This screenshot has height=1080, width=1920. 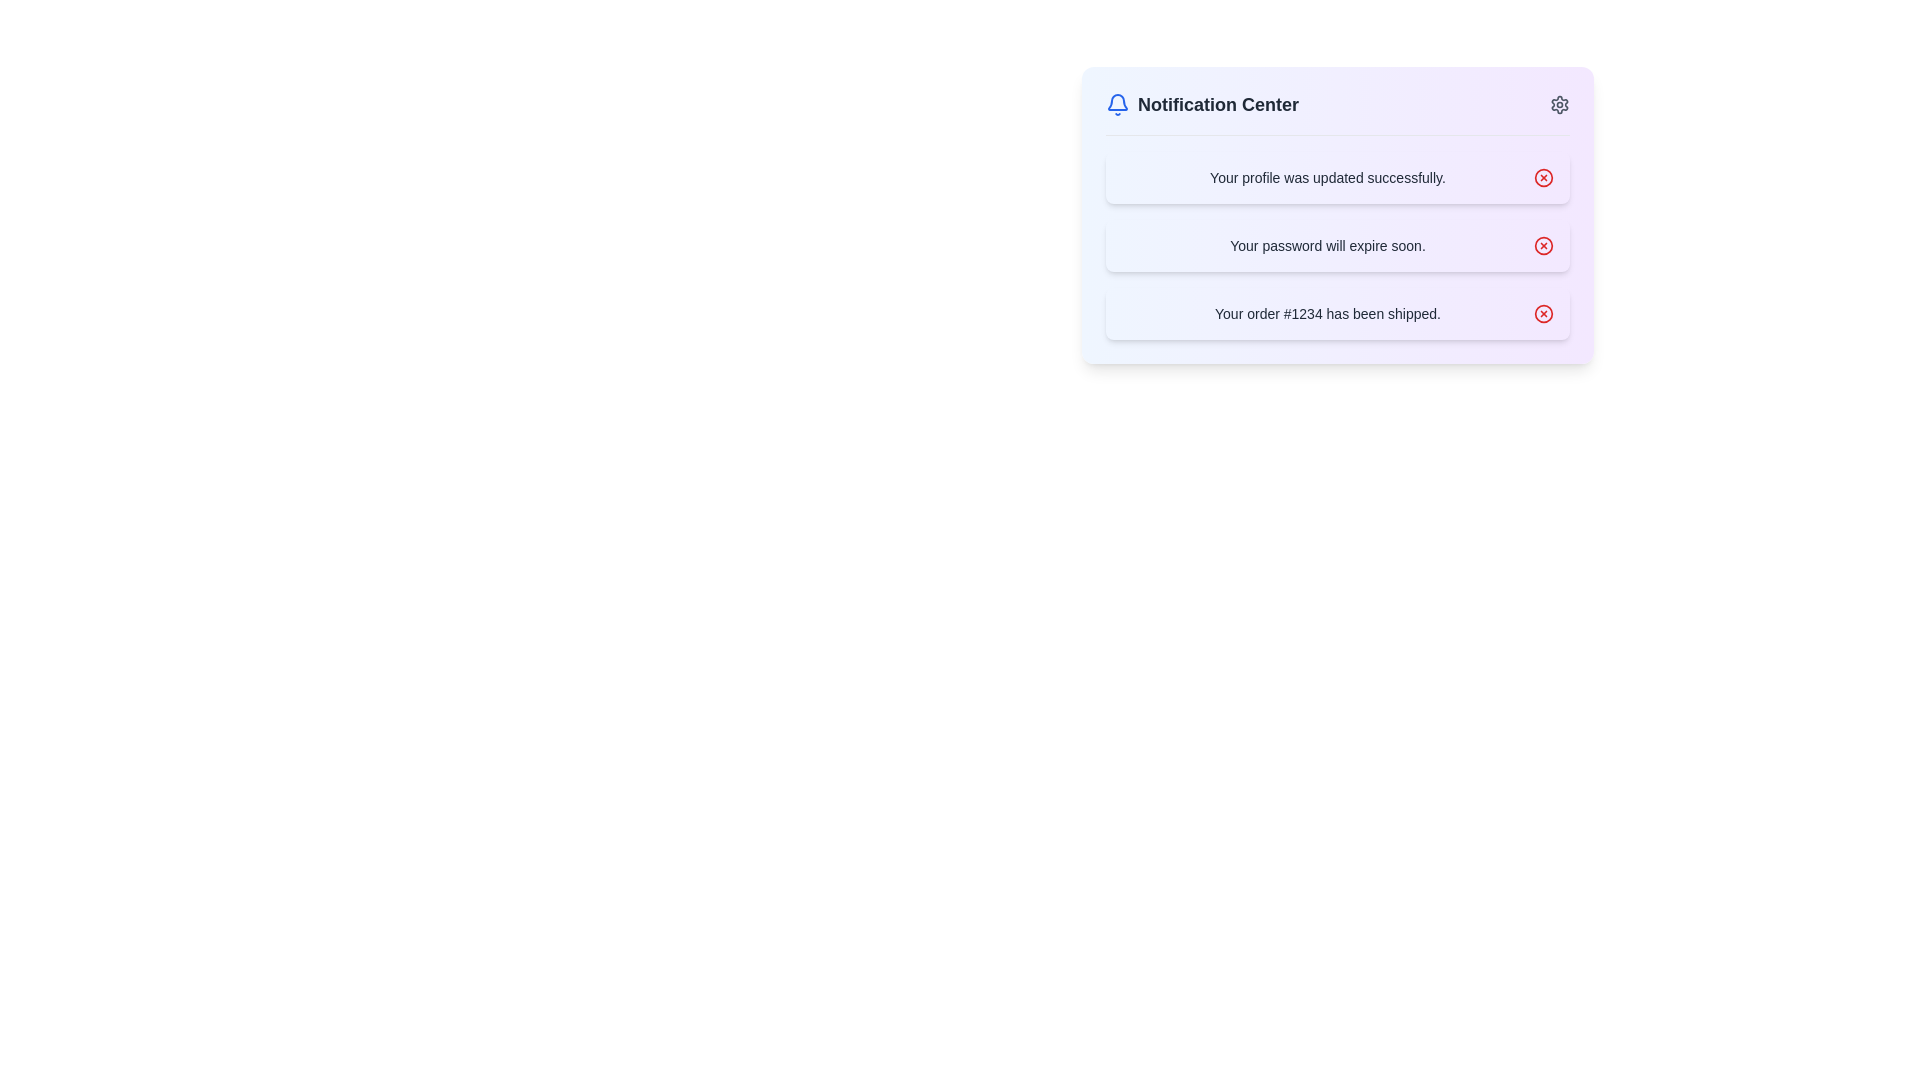 I want to click on the notification box displaying 'Your profile was updated successfully.' with a light blue background and a small red circular 'X' icon, so click(x=1338, y=176).